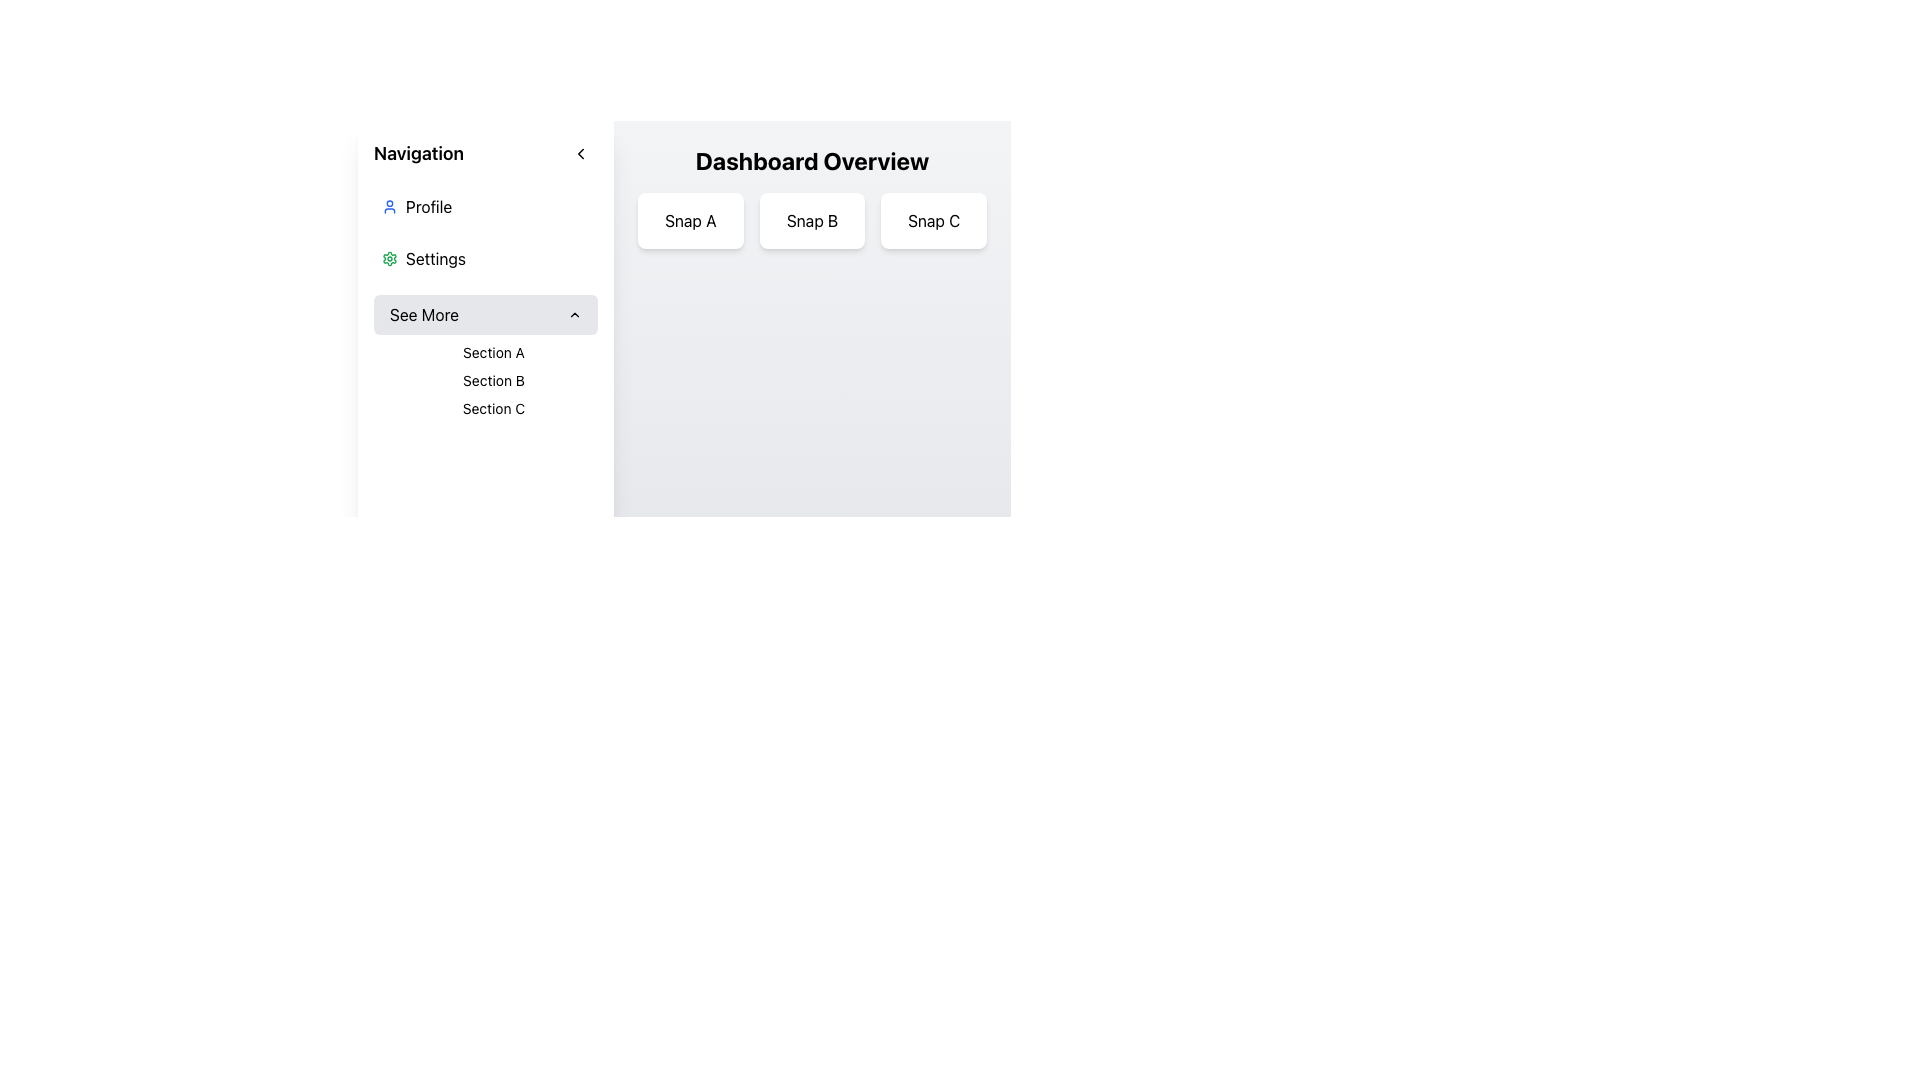 This screenshot has height=1080, width=1920. I want to click on the navigation button located in the upper-right section of the navigation header, adjacent to the title 'Navigation', so click(579, 153).